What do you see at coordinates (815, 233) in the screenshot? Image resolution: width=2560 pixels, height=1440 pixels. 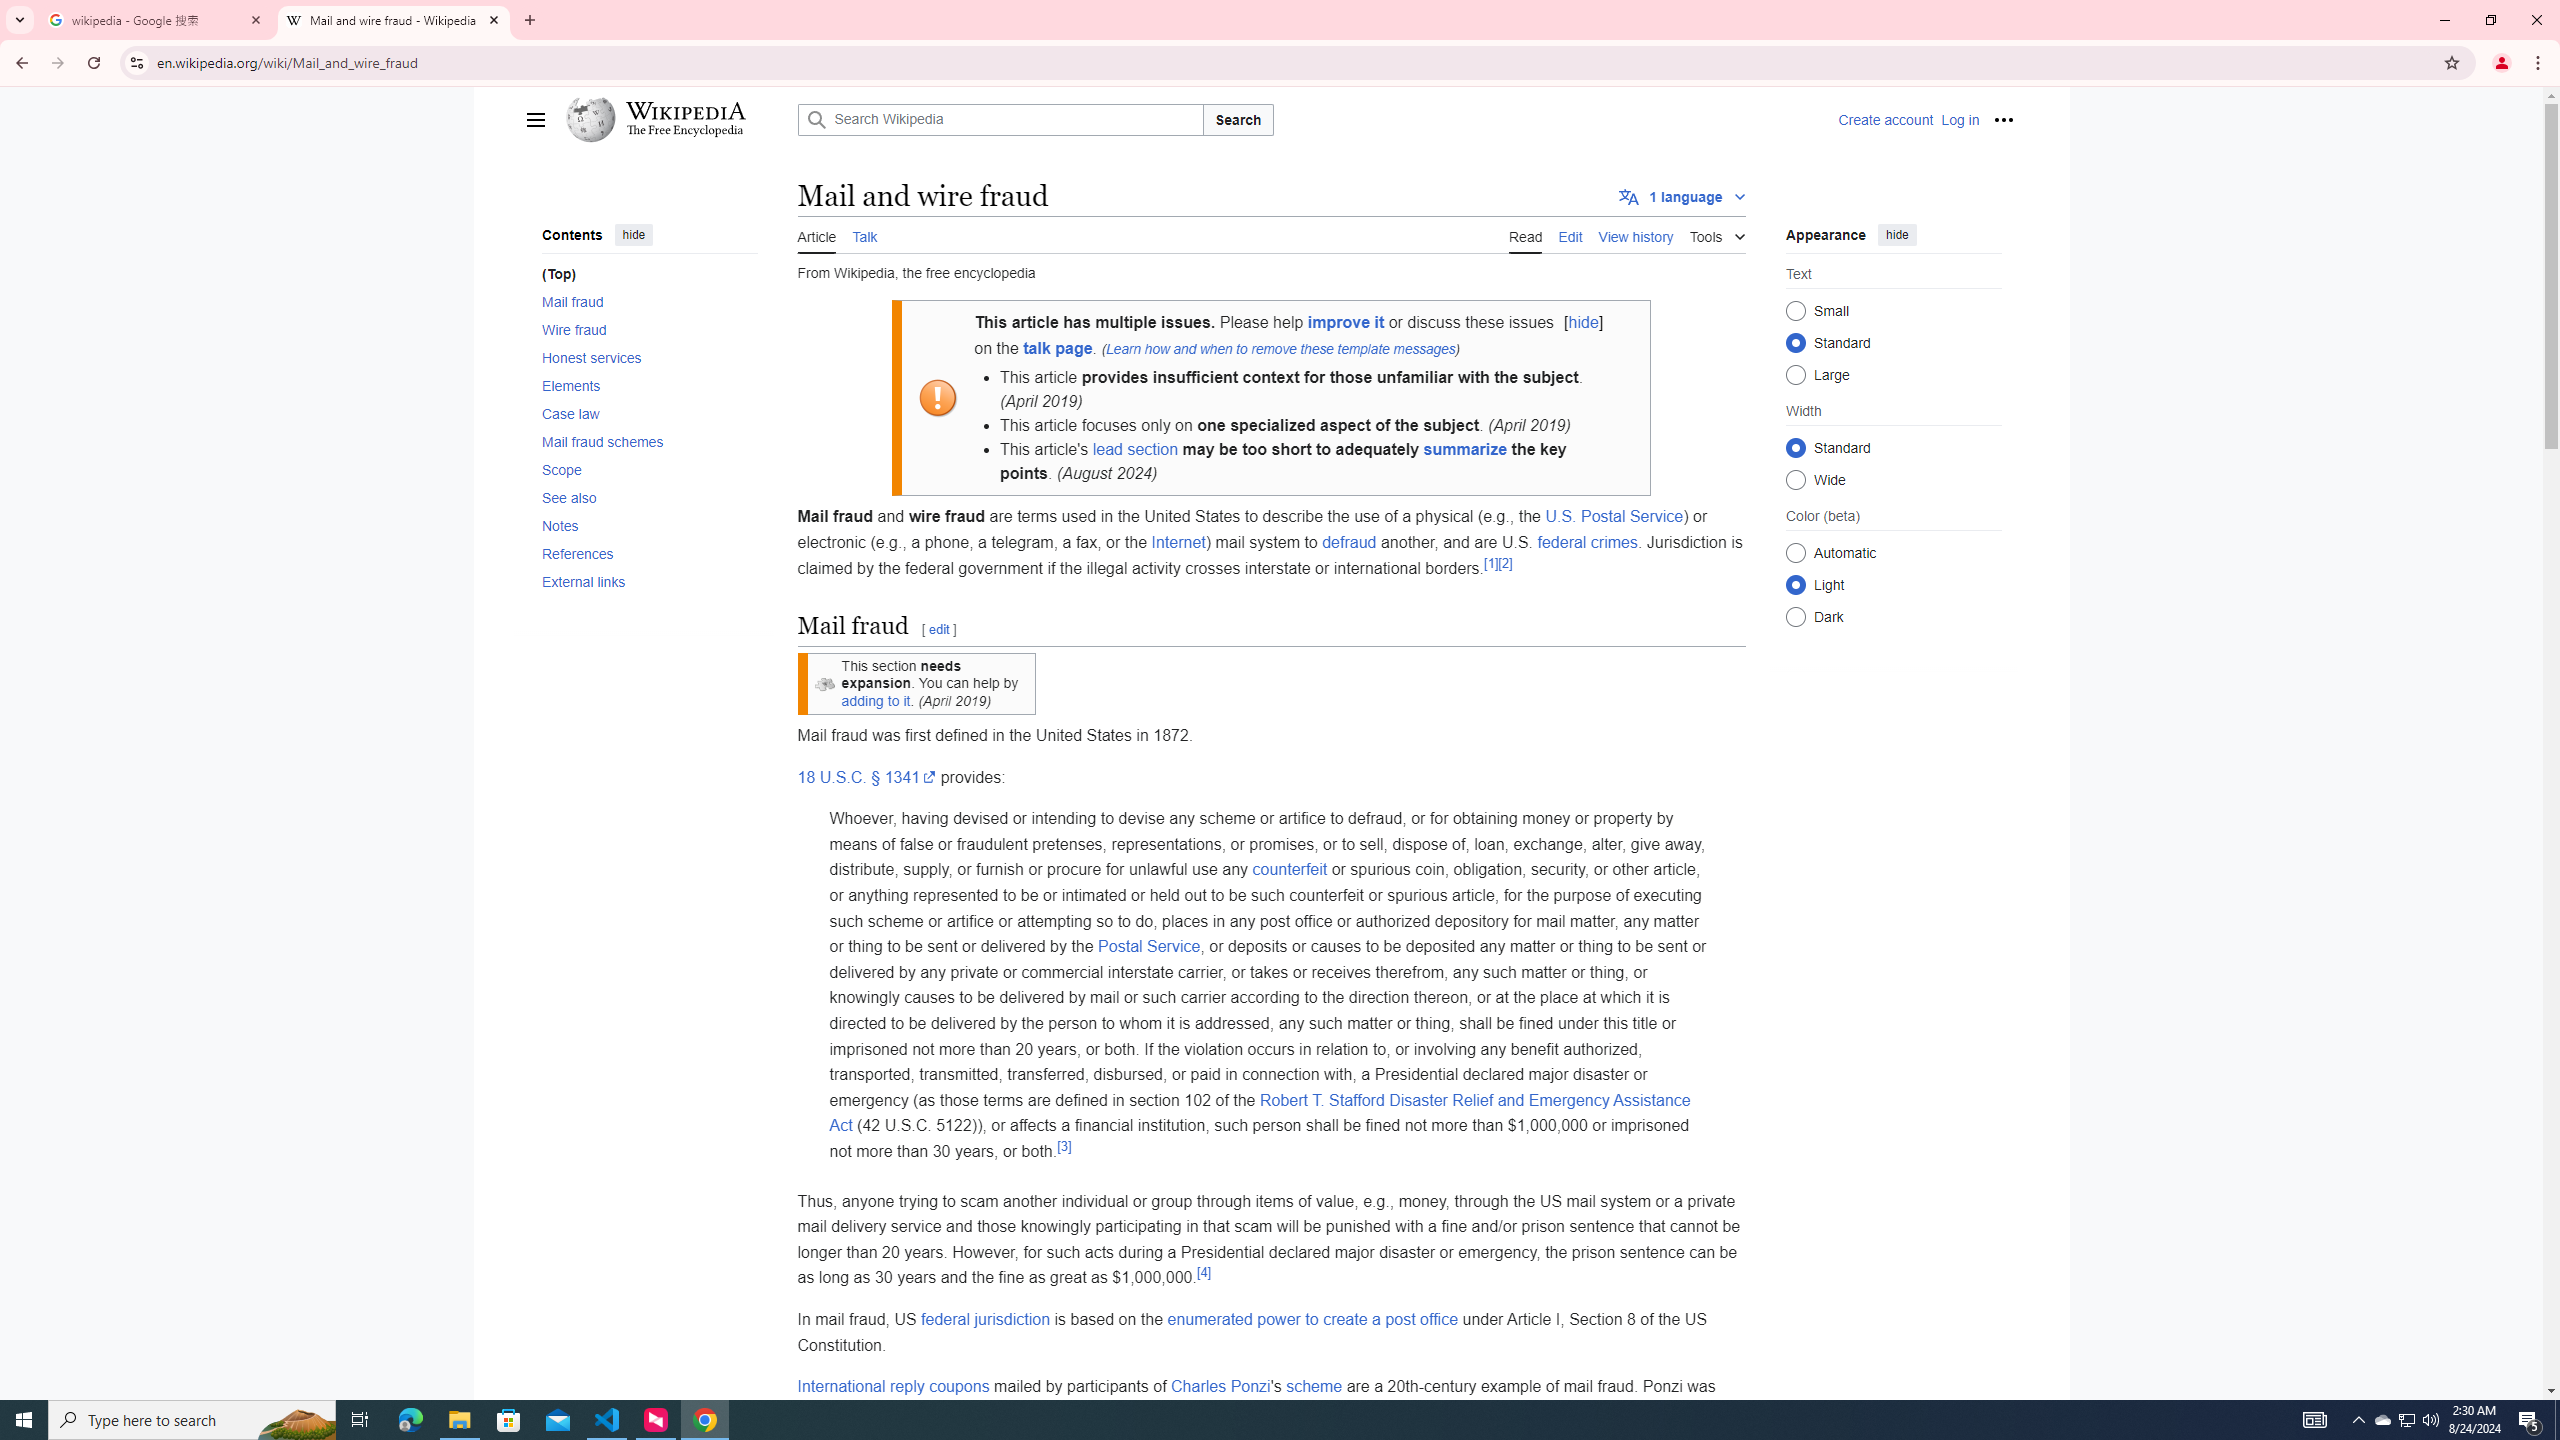 I see `'AutomationID: ca-nstab-main'` at bounding box center [815, 233].